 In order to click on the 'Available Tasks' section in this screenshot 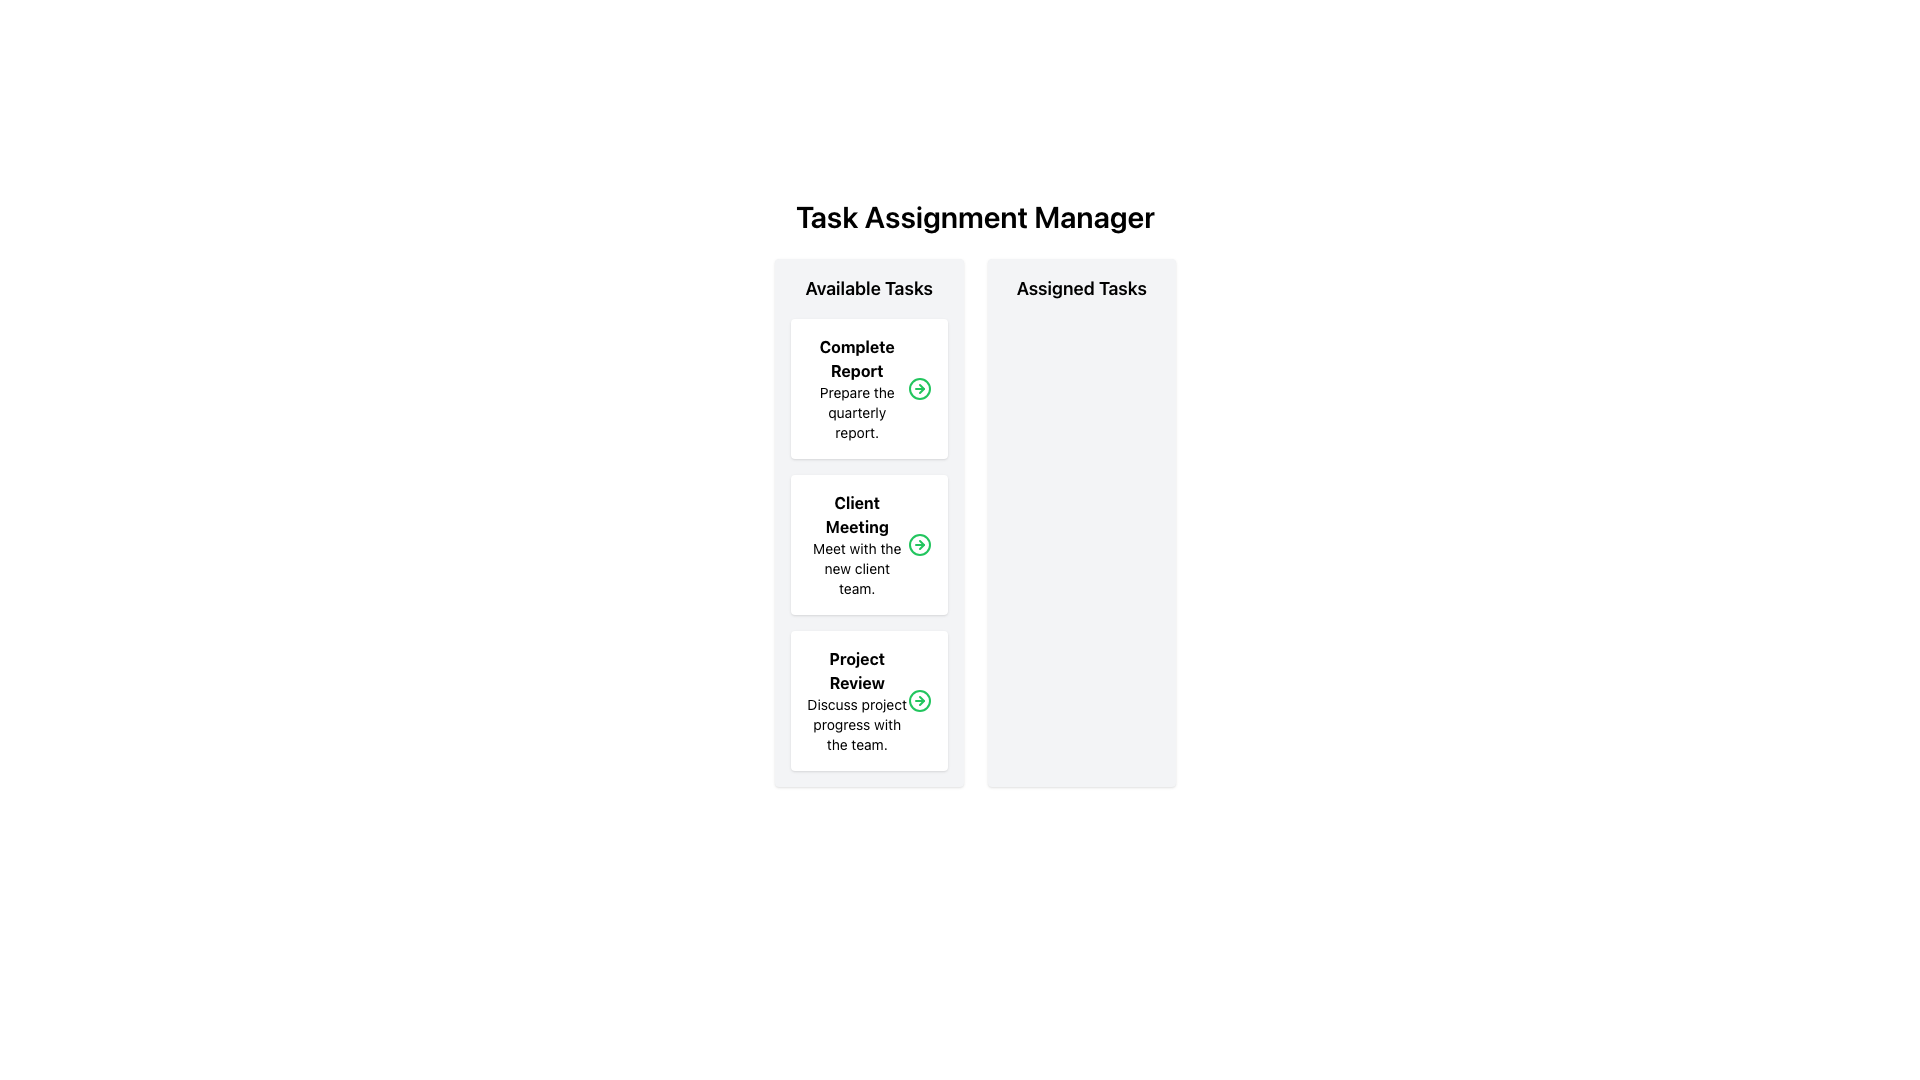, I will do `click(869, 522)`.